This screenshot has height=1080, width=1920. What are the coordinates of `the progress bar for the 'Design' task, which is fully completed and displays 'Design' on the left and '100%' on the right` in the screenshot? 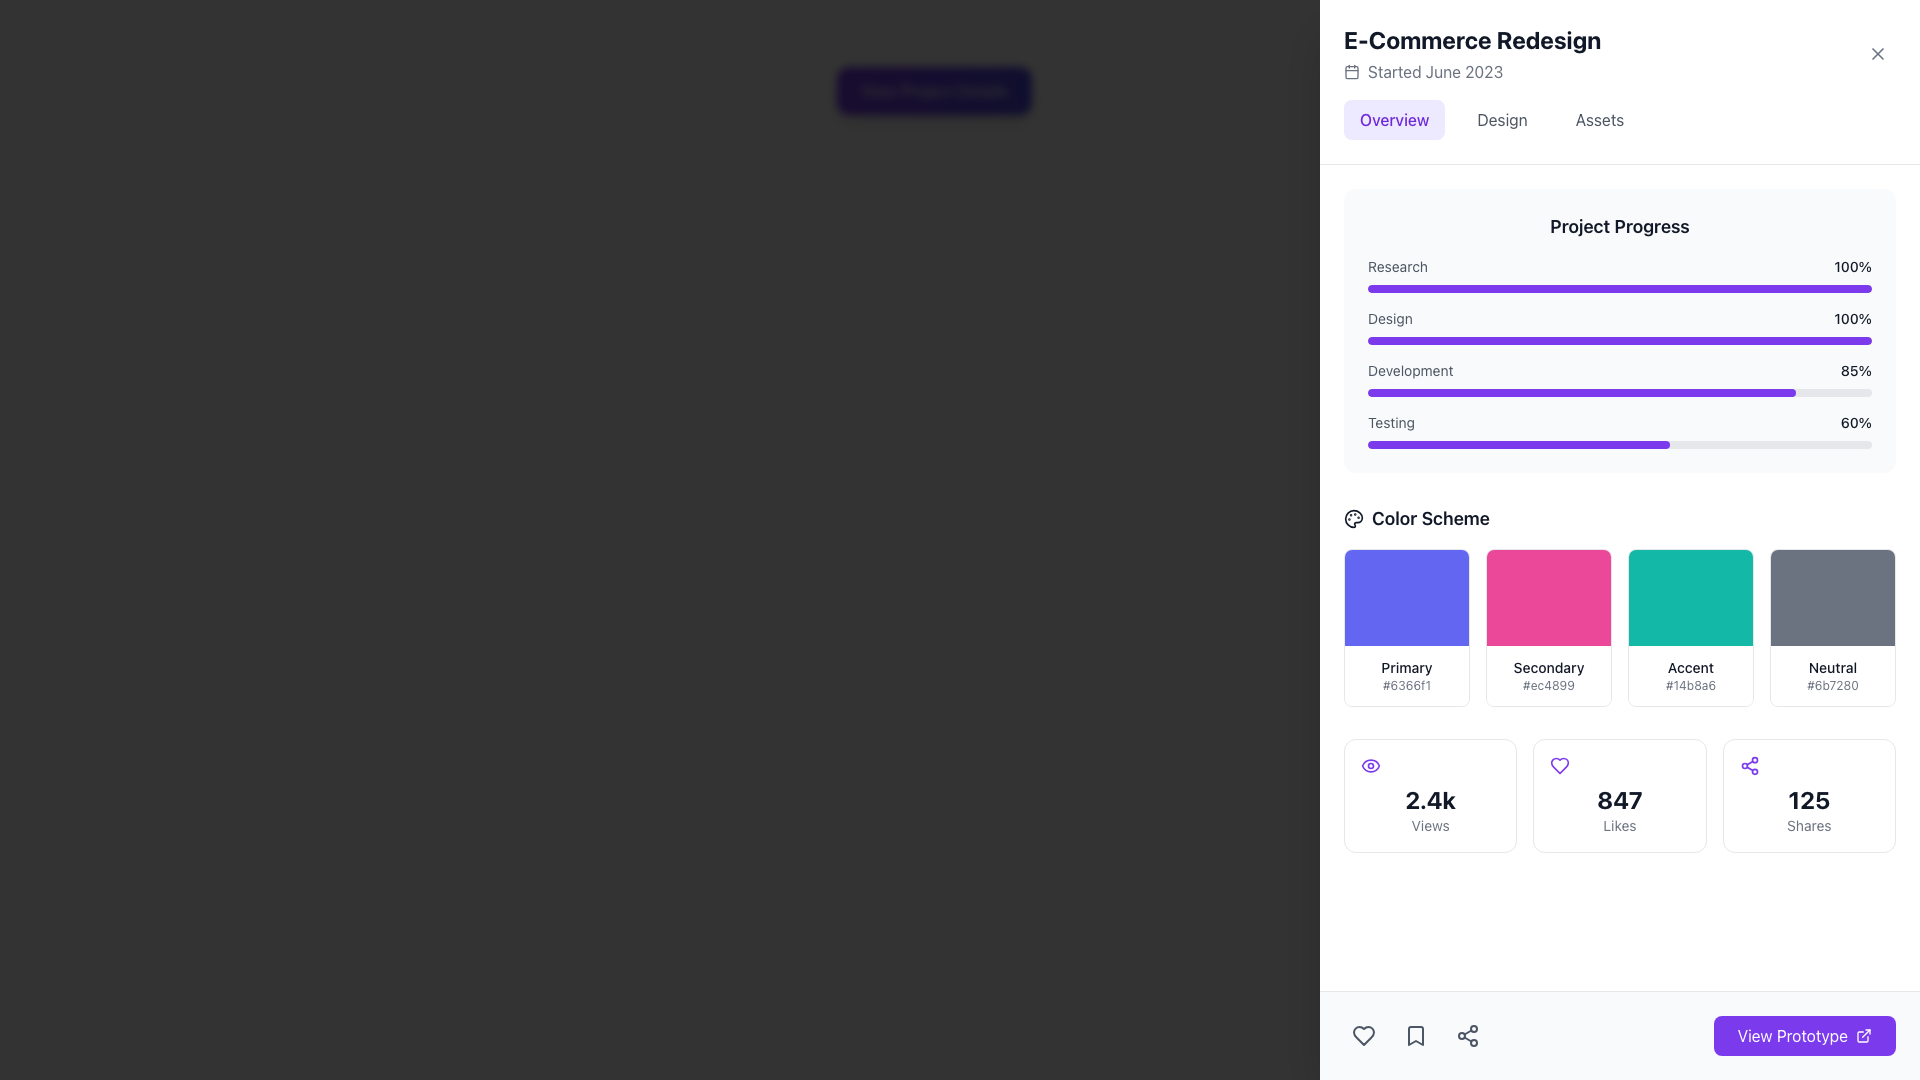 It's located at (1620, 326).